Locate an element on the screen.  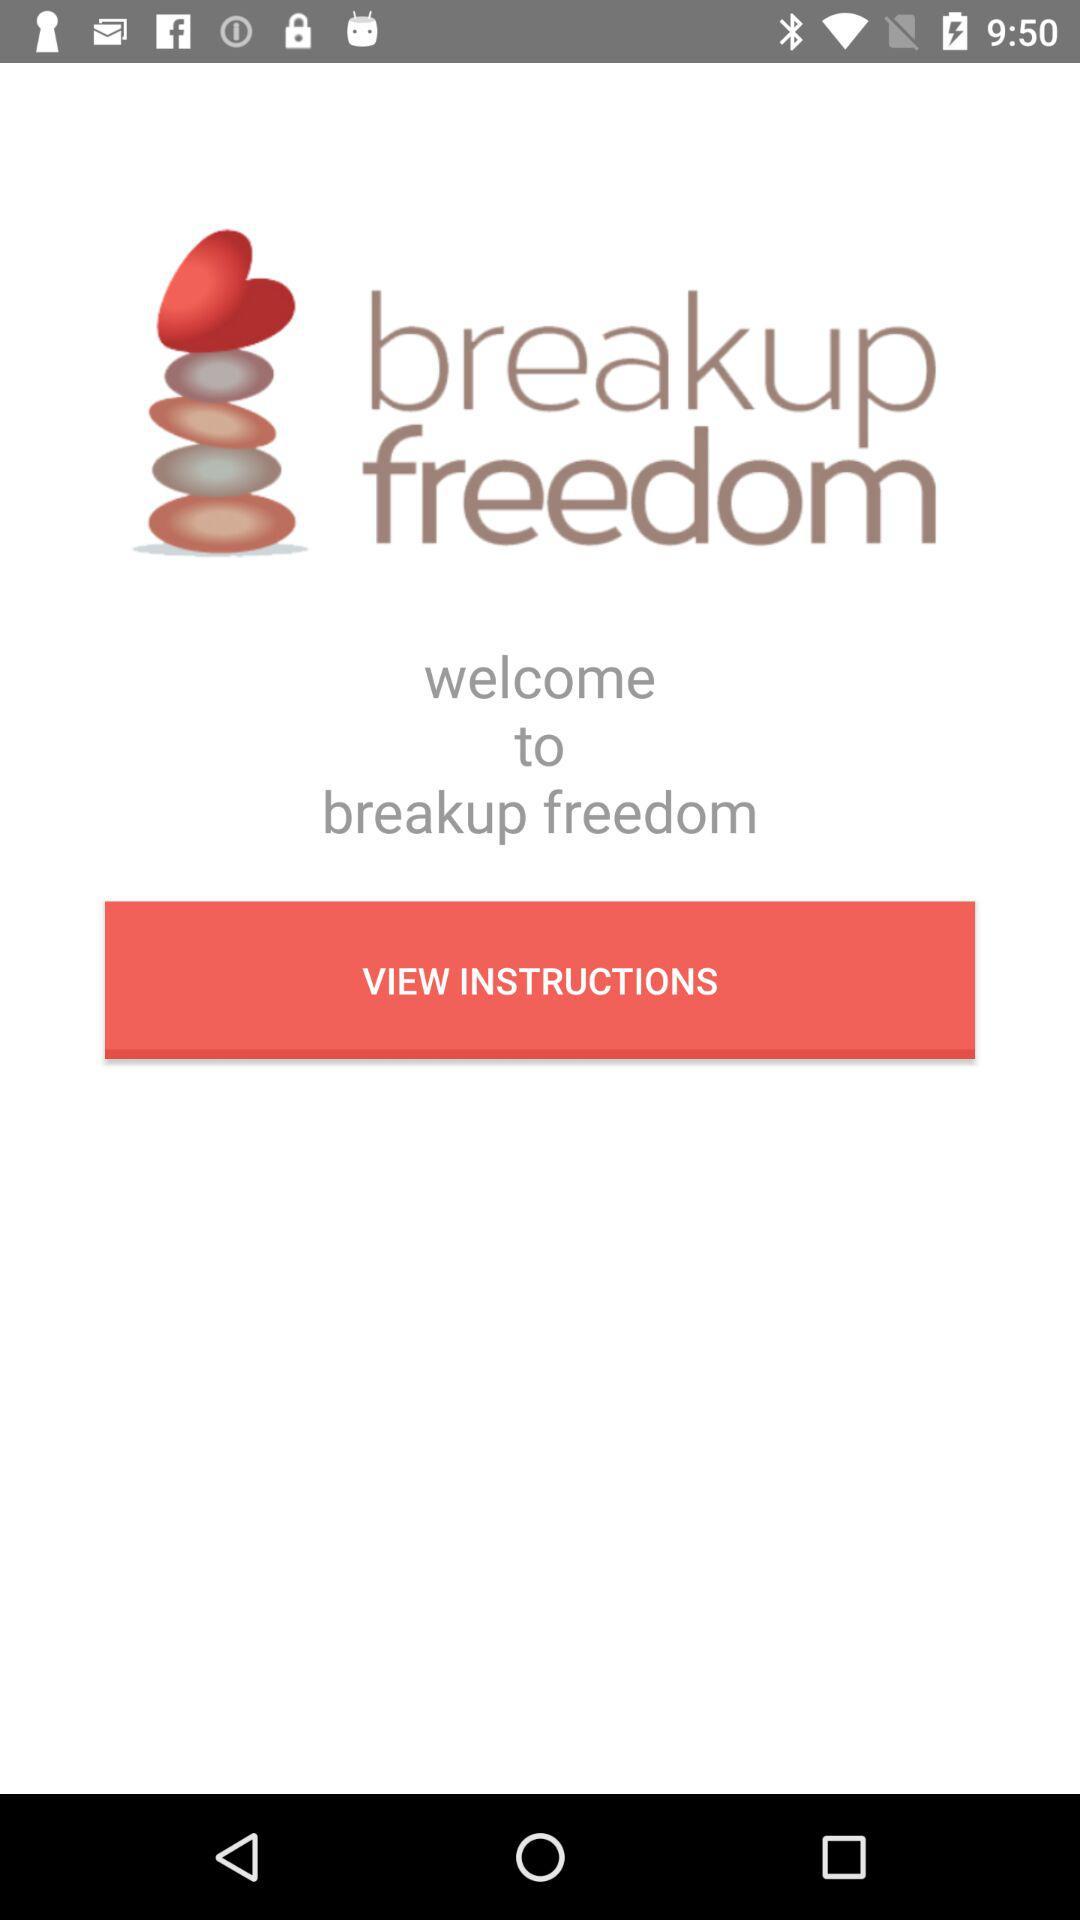
view instructions is located at coordinates (540, 980).